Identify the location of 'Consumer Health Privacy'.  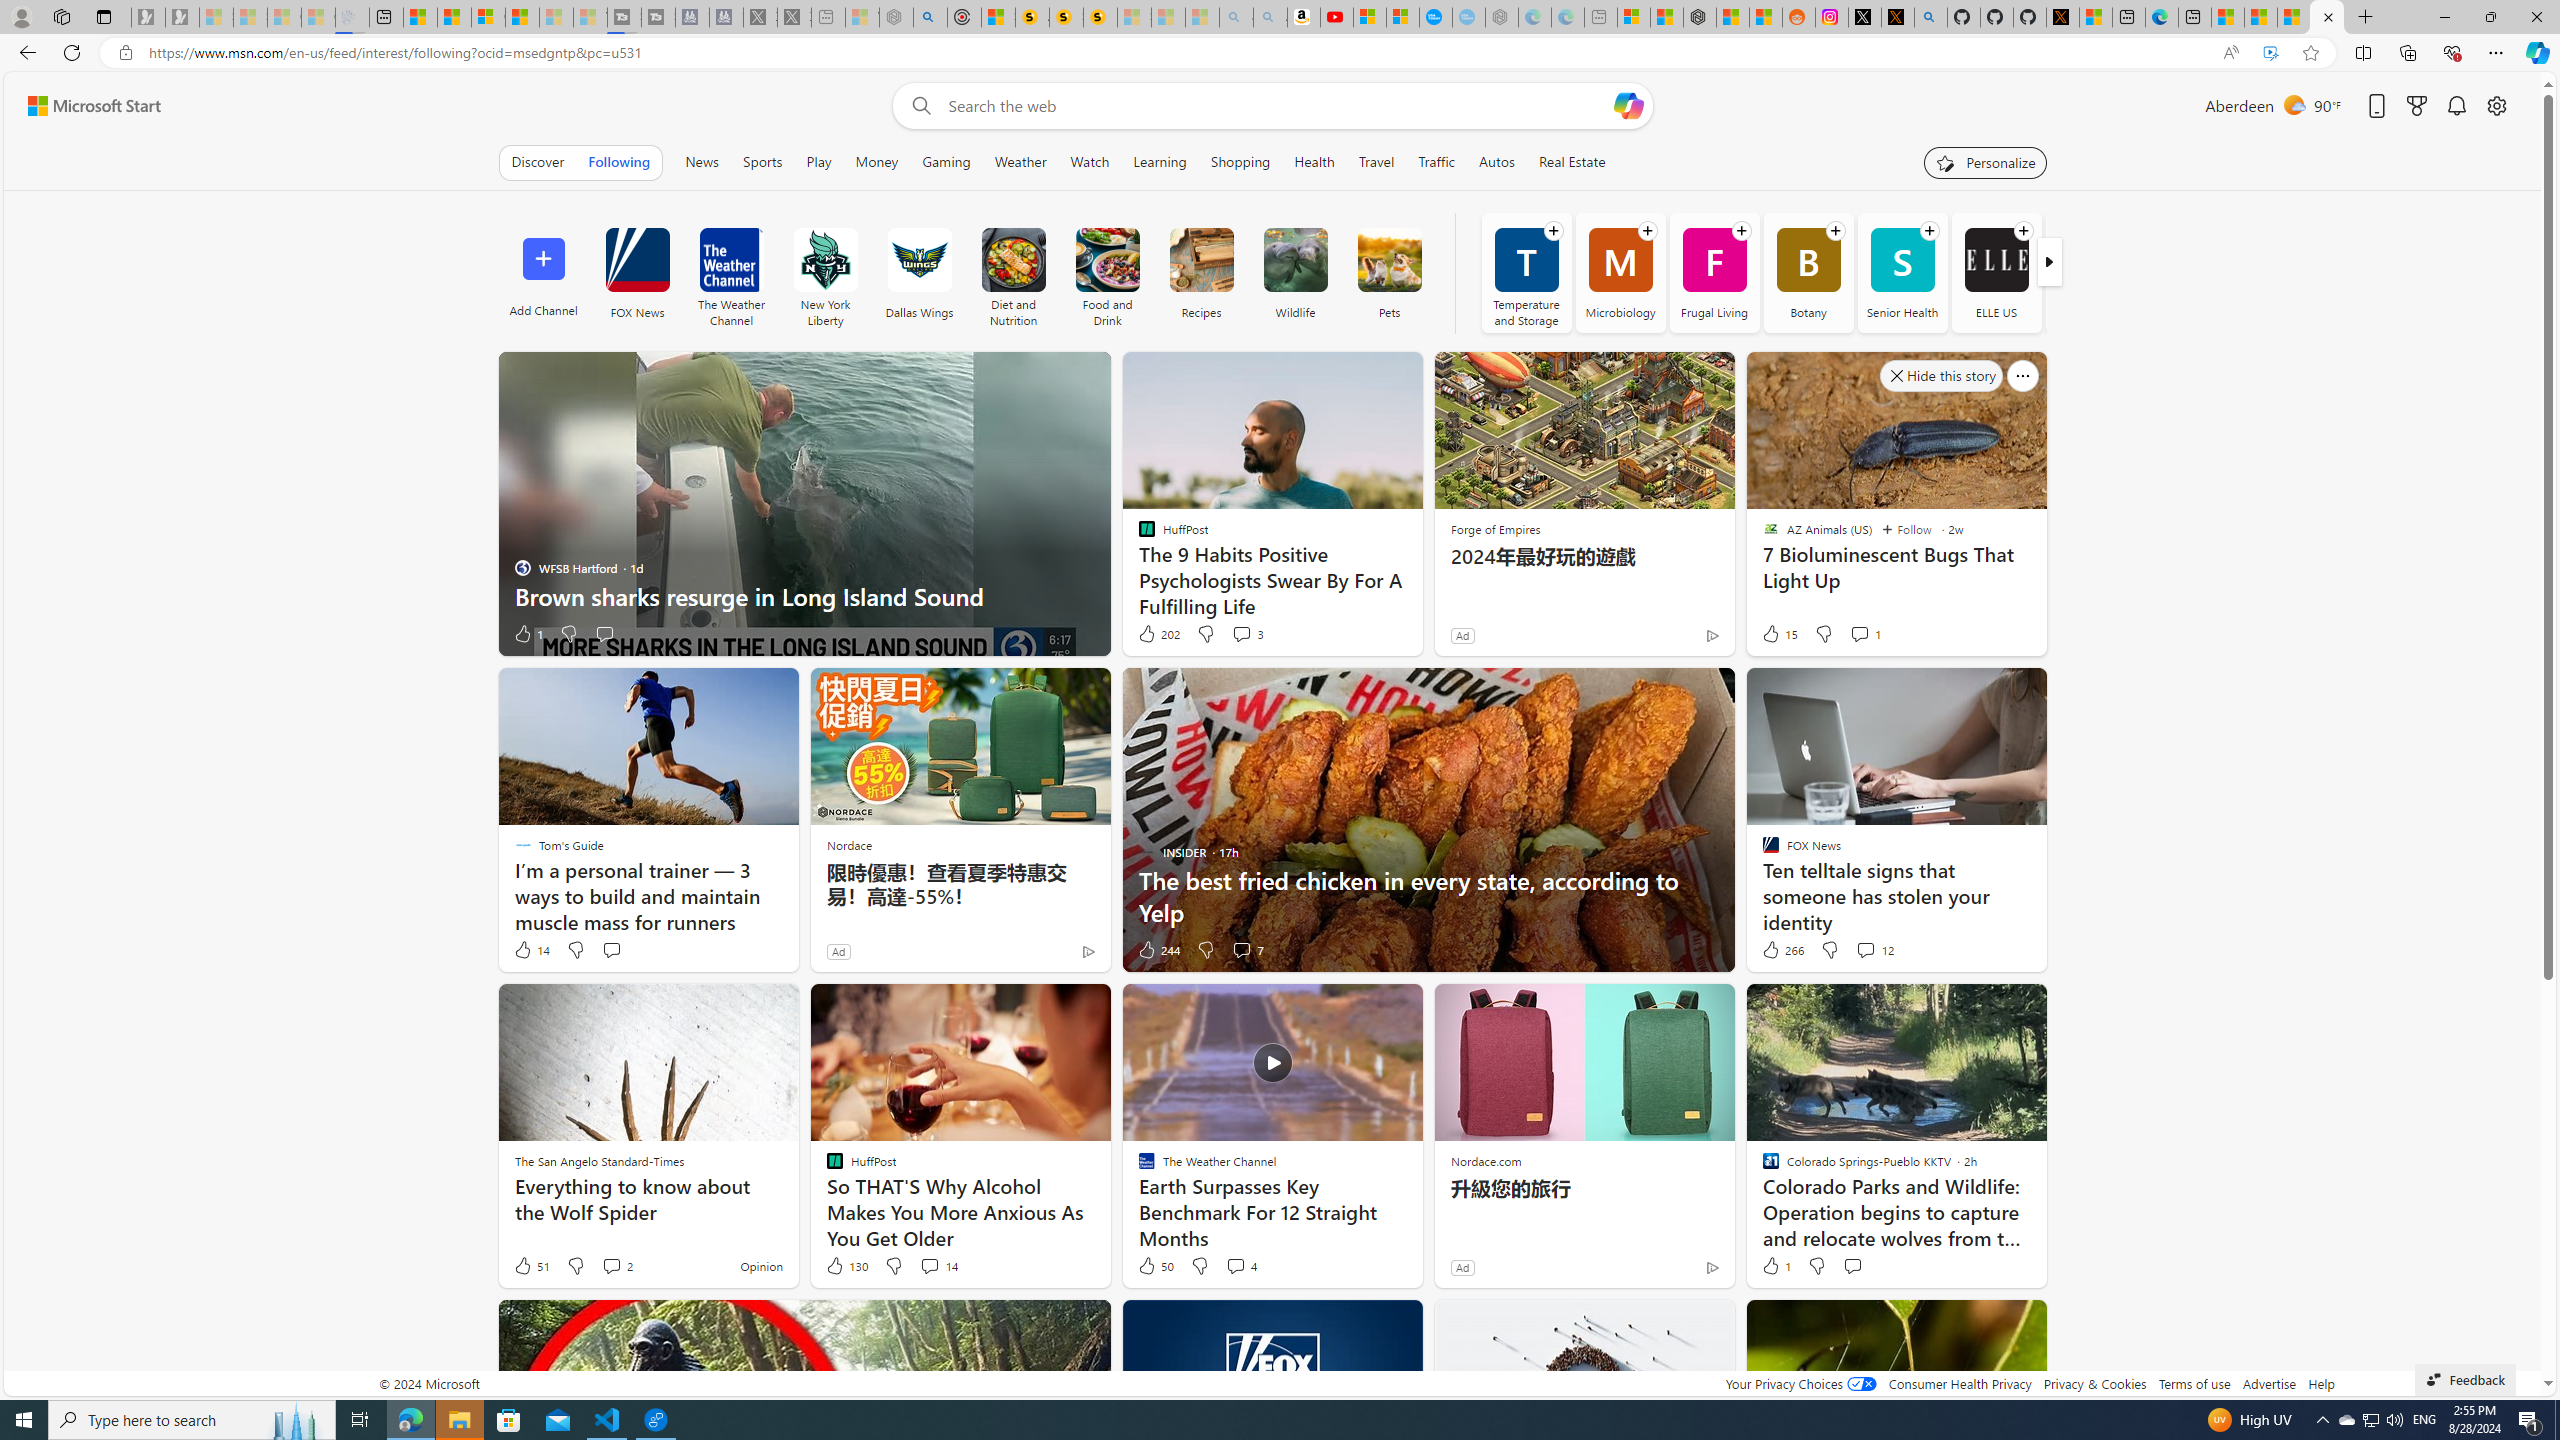
(1960, 1382).